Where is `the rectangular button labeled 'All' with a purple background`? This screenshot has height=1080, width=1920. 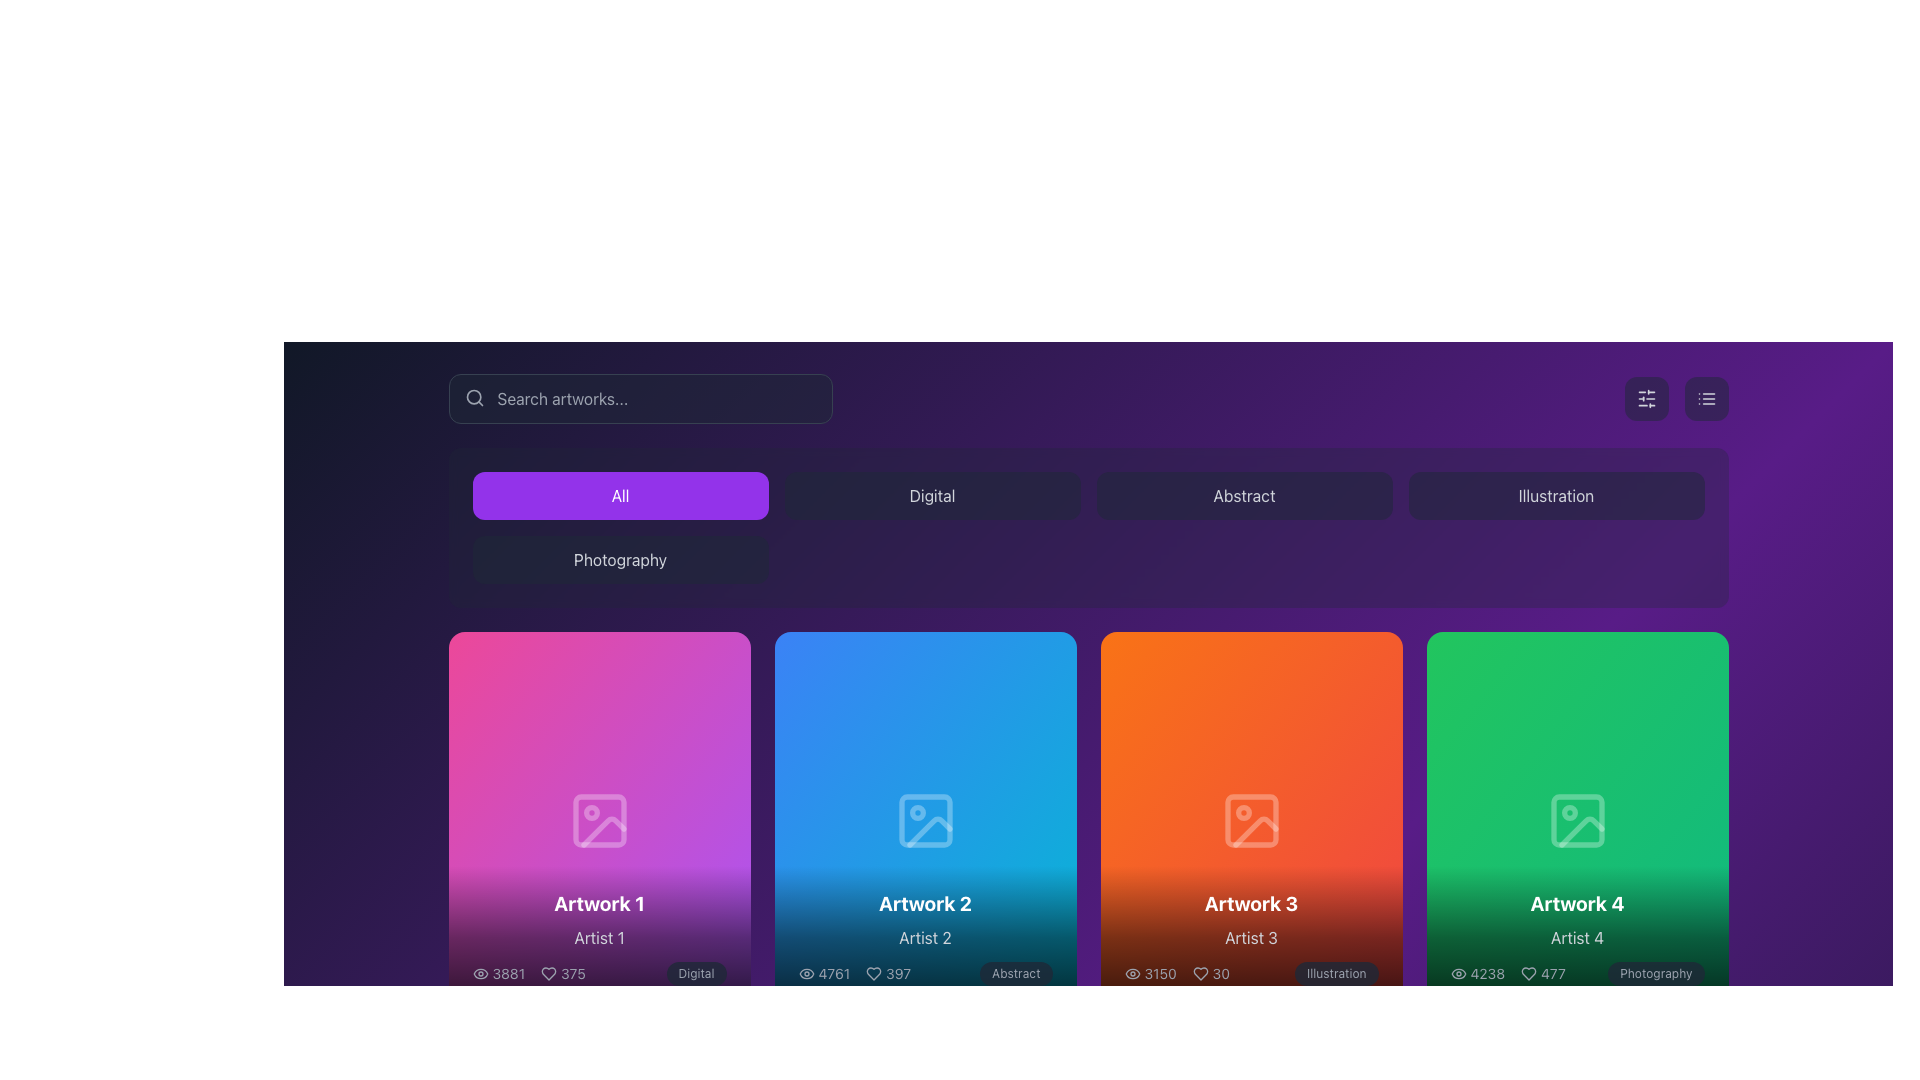 the rectangular button labeled 'All' with a purple background is located at coordinates (619, 495).